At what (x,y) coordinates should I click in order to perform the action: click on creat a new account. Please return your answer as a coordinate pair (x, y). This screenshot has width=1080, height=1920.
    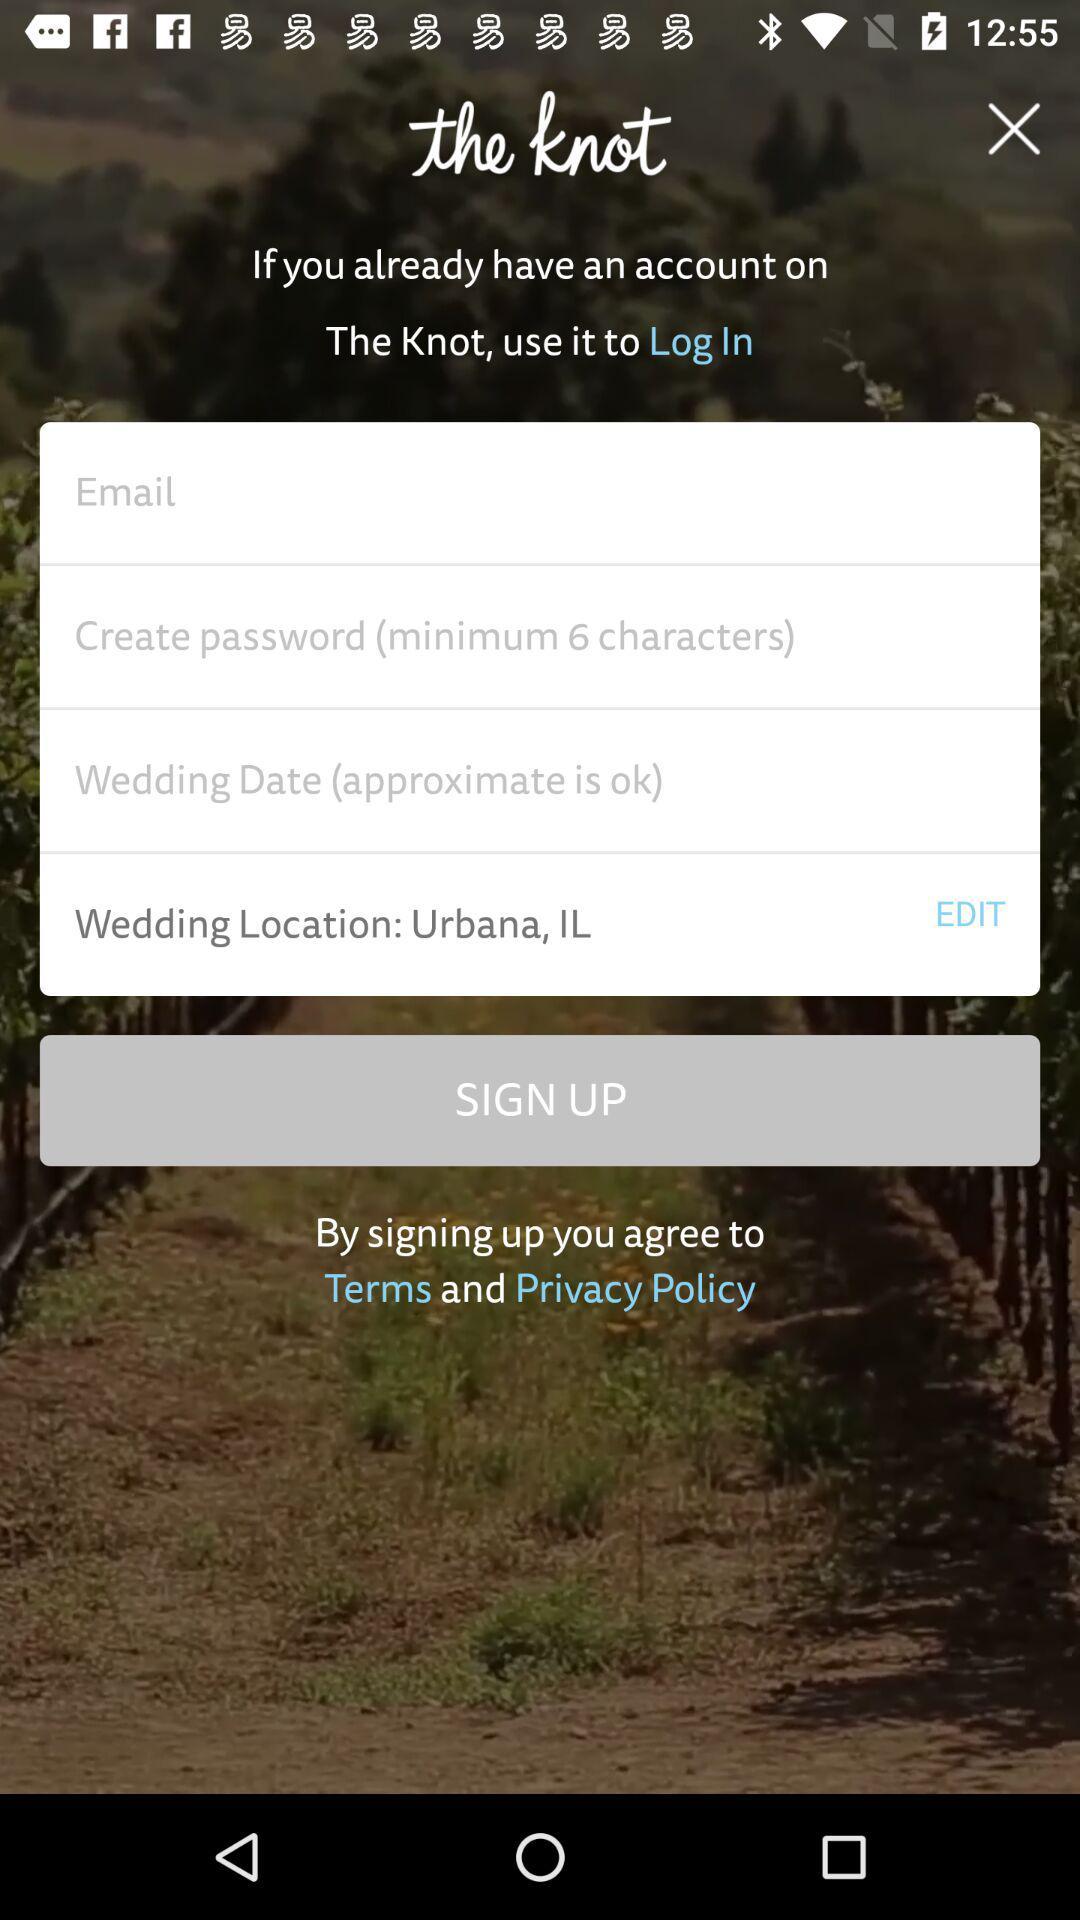
    Looking at the image, I should click on (540, 780).